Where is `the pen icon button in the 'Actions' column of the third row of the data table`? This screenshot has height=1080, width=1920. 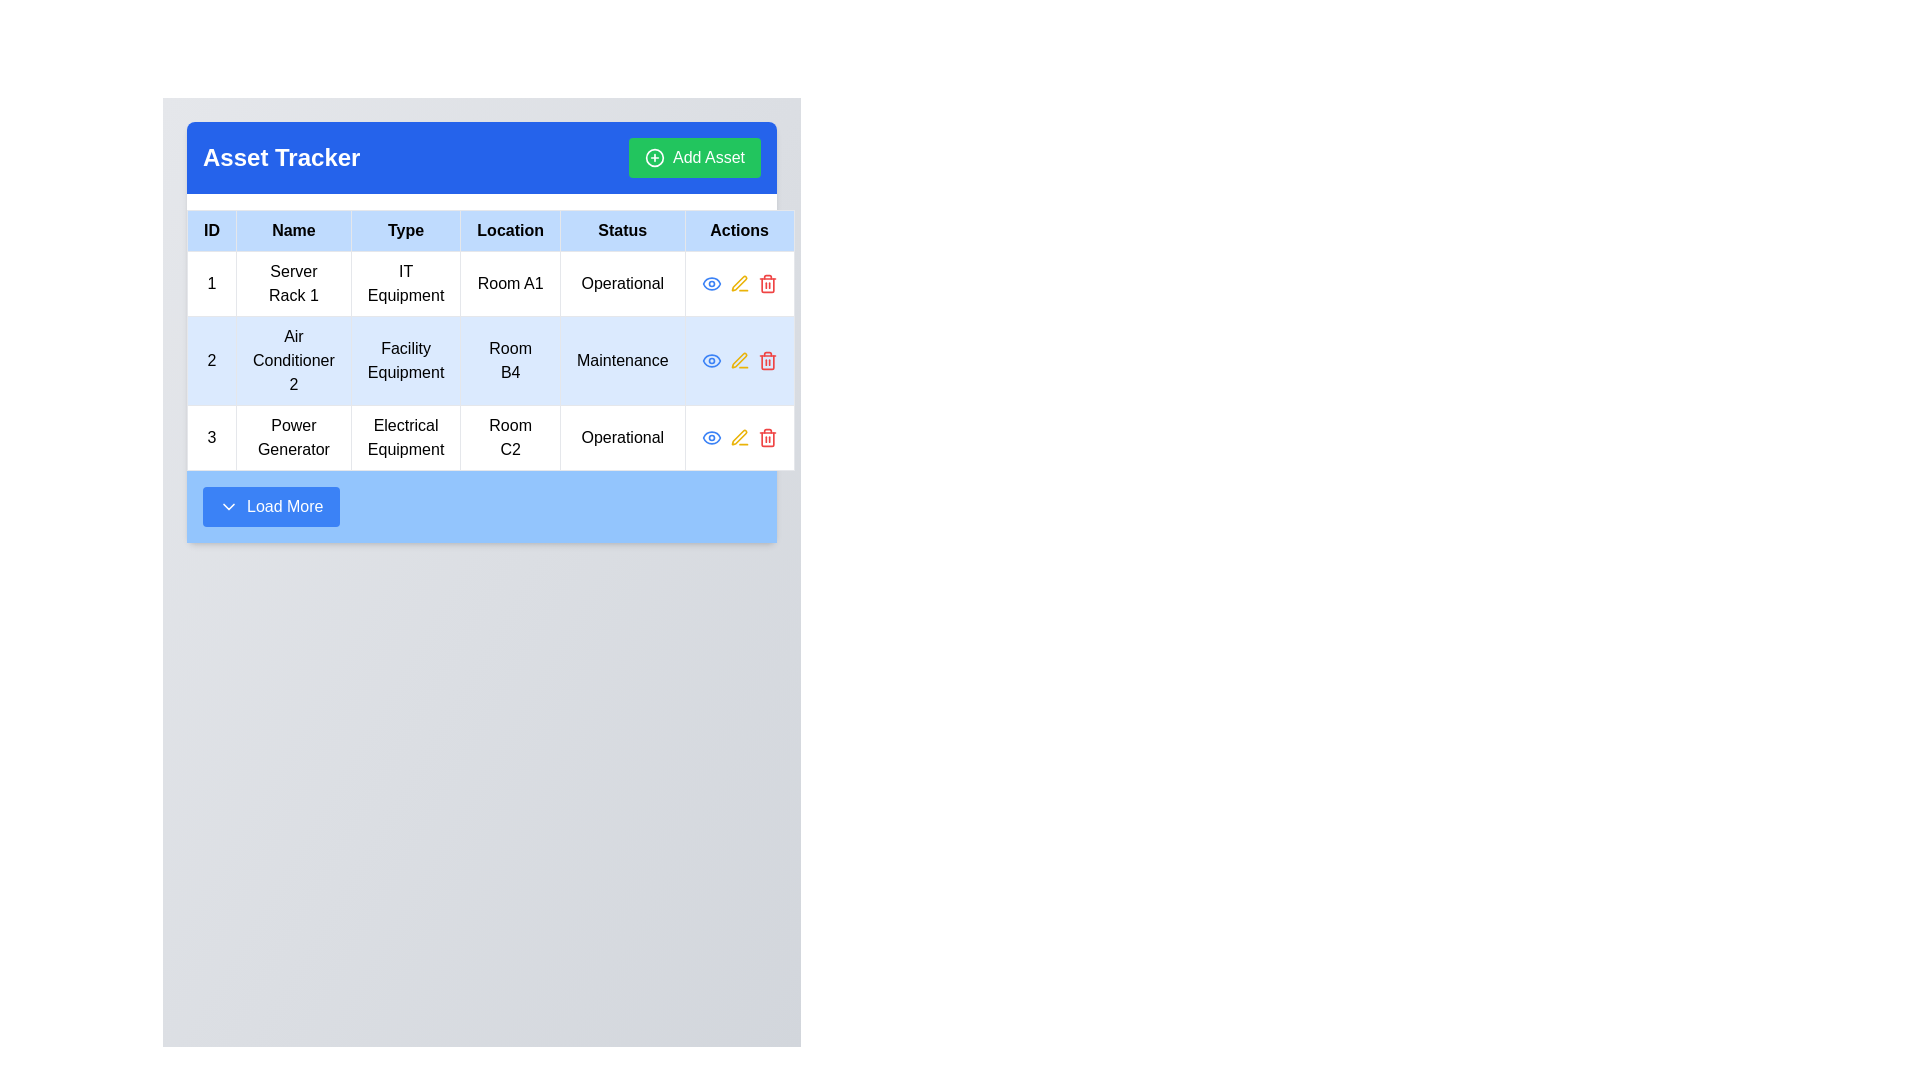
the pen icon button in the 'Actions' column of the third row of the data table is located at coordinates (738, 284).